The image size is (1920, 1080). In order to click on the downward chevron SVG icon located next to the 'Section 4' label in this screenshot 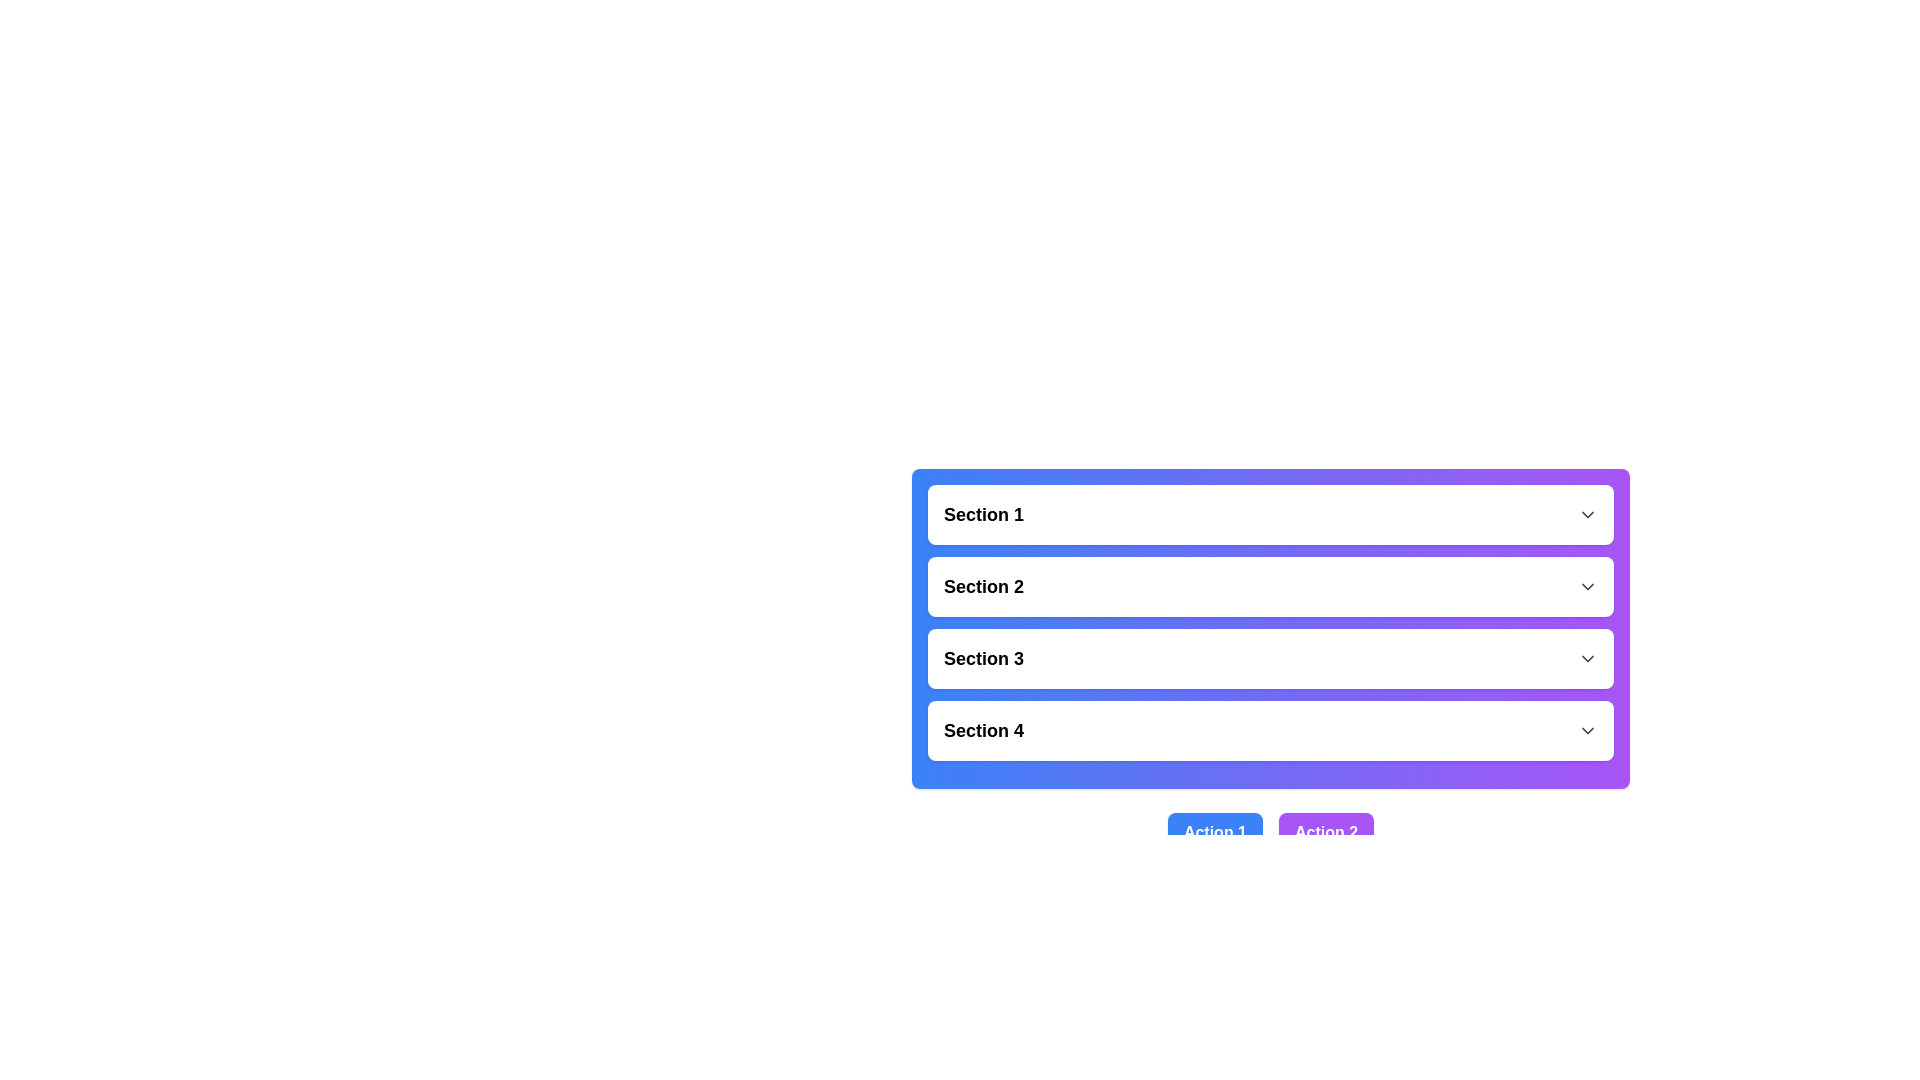, I will do `click(1587, 731)`.